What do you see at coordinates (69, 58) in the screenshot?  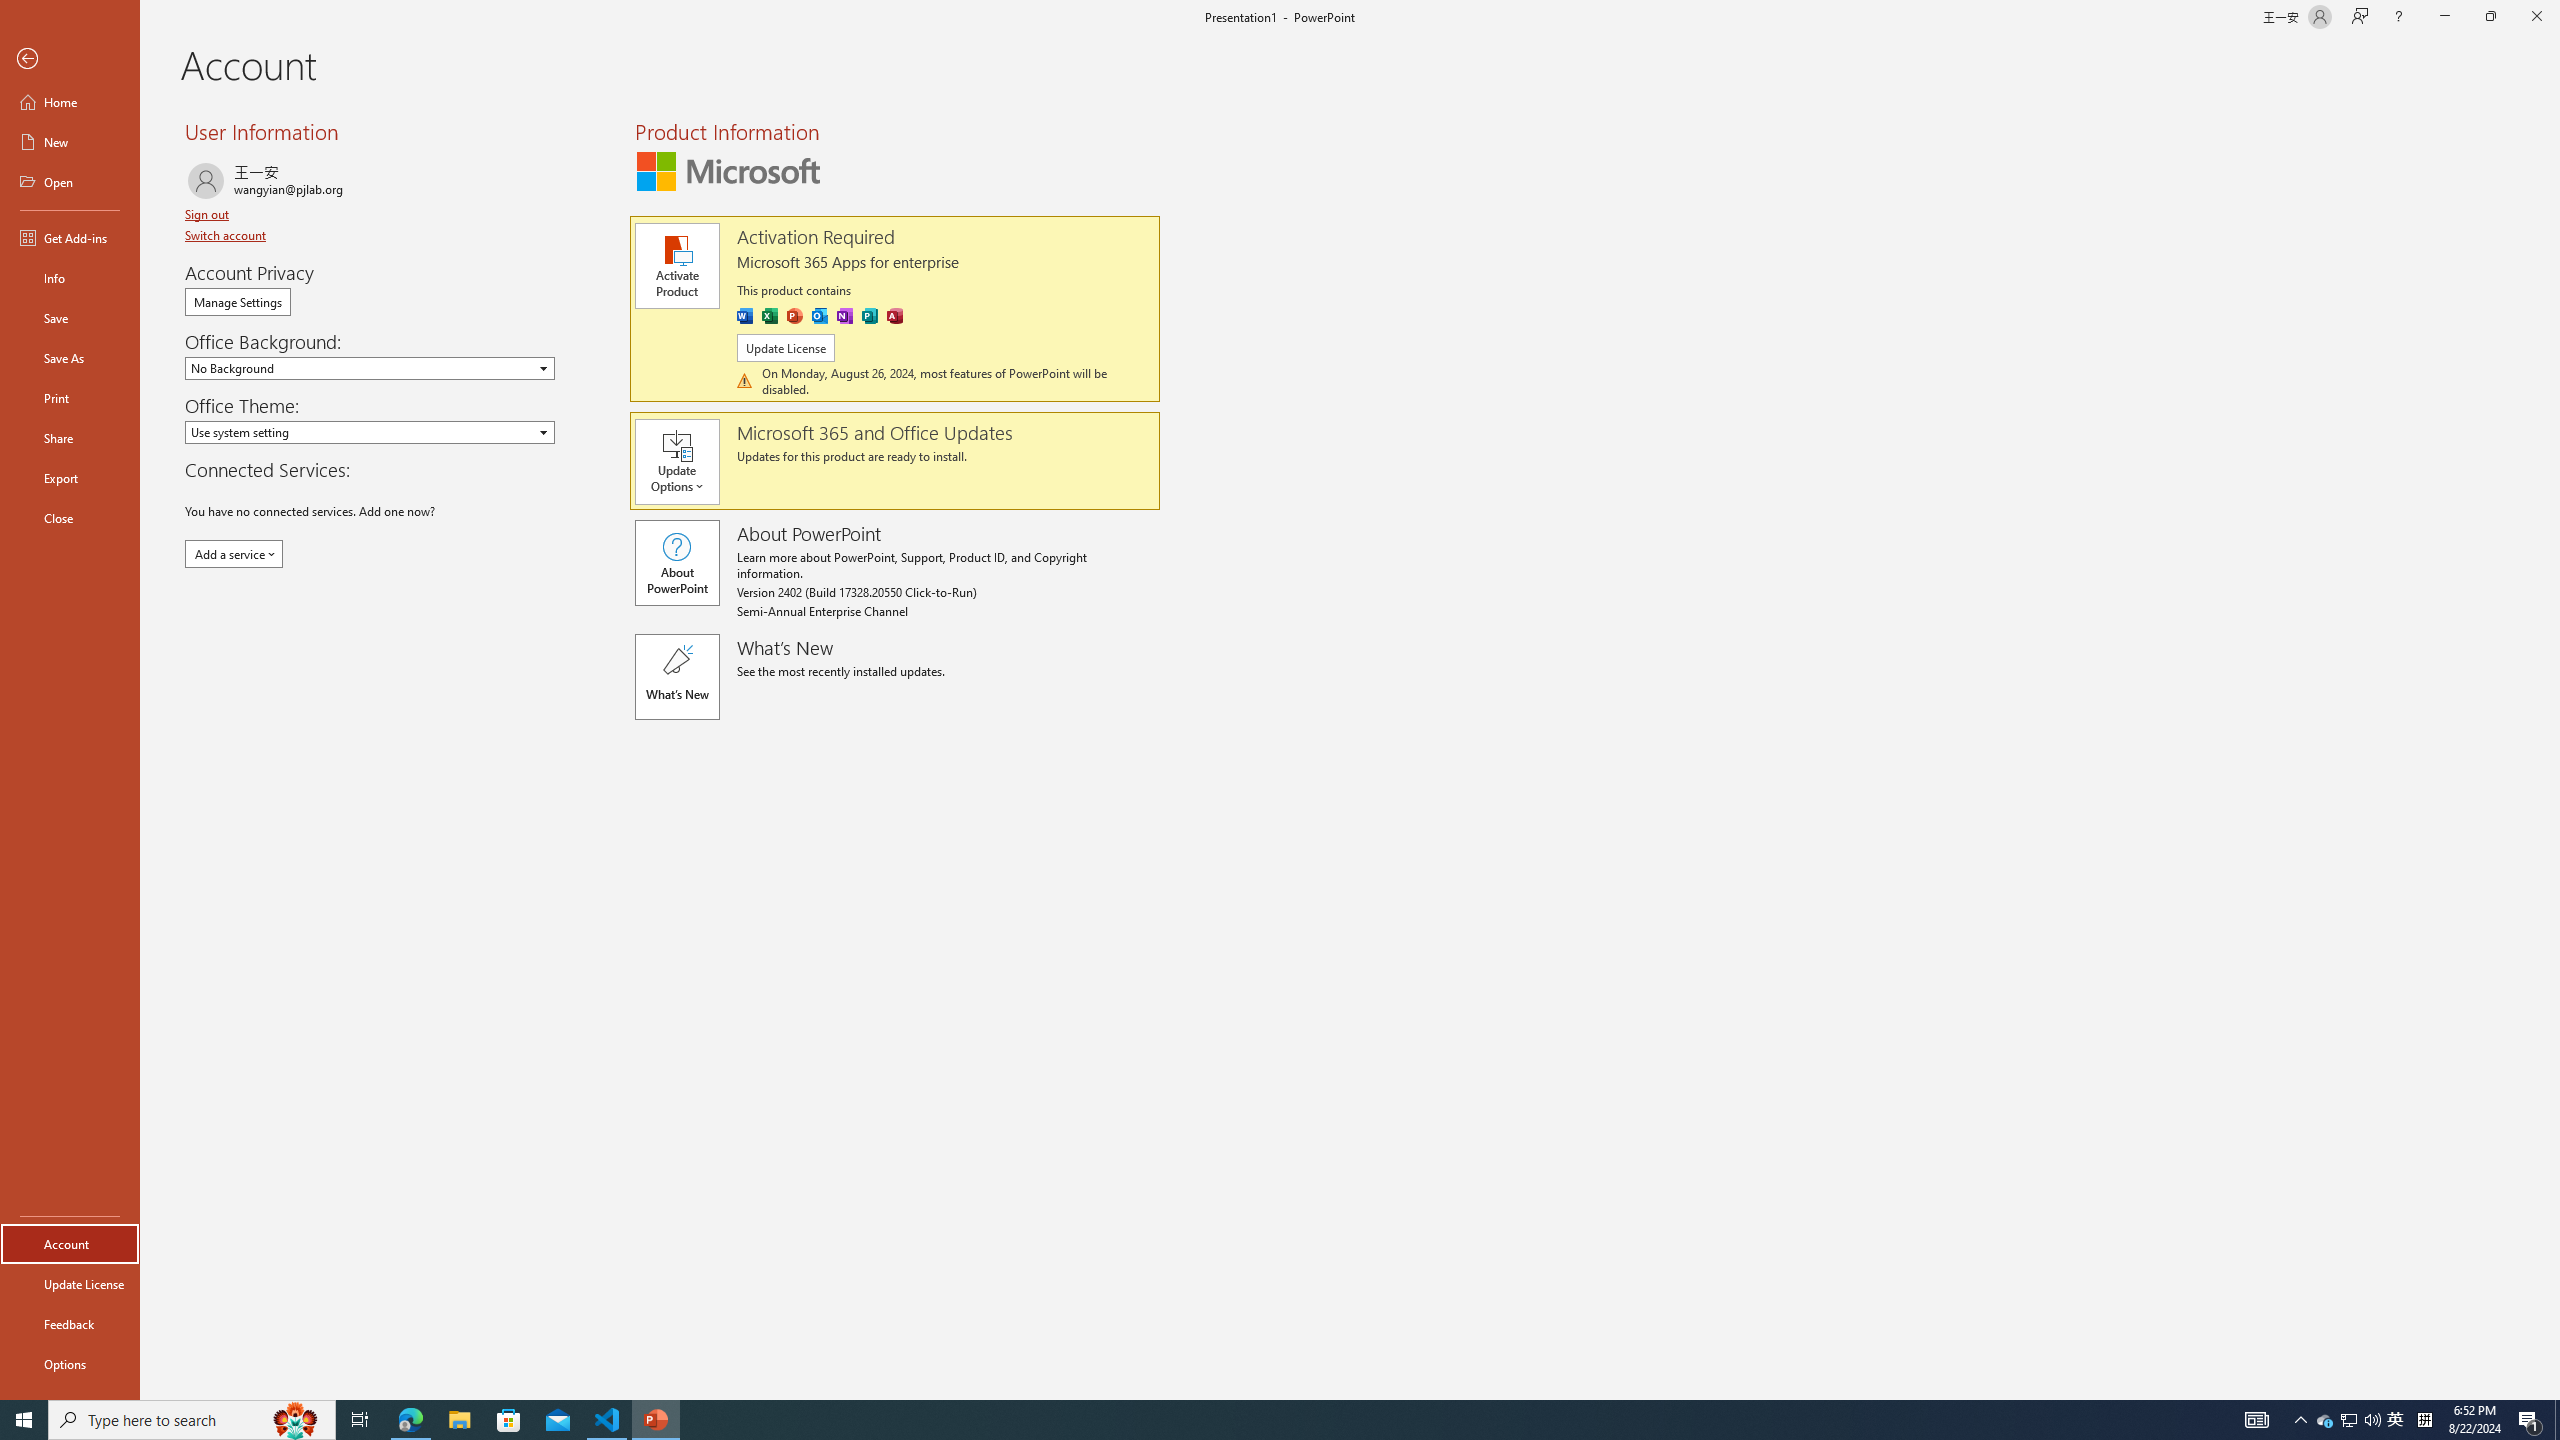 I see `'Back'` at bounding box center [69, 58].